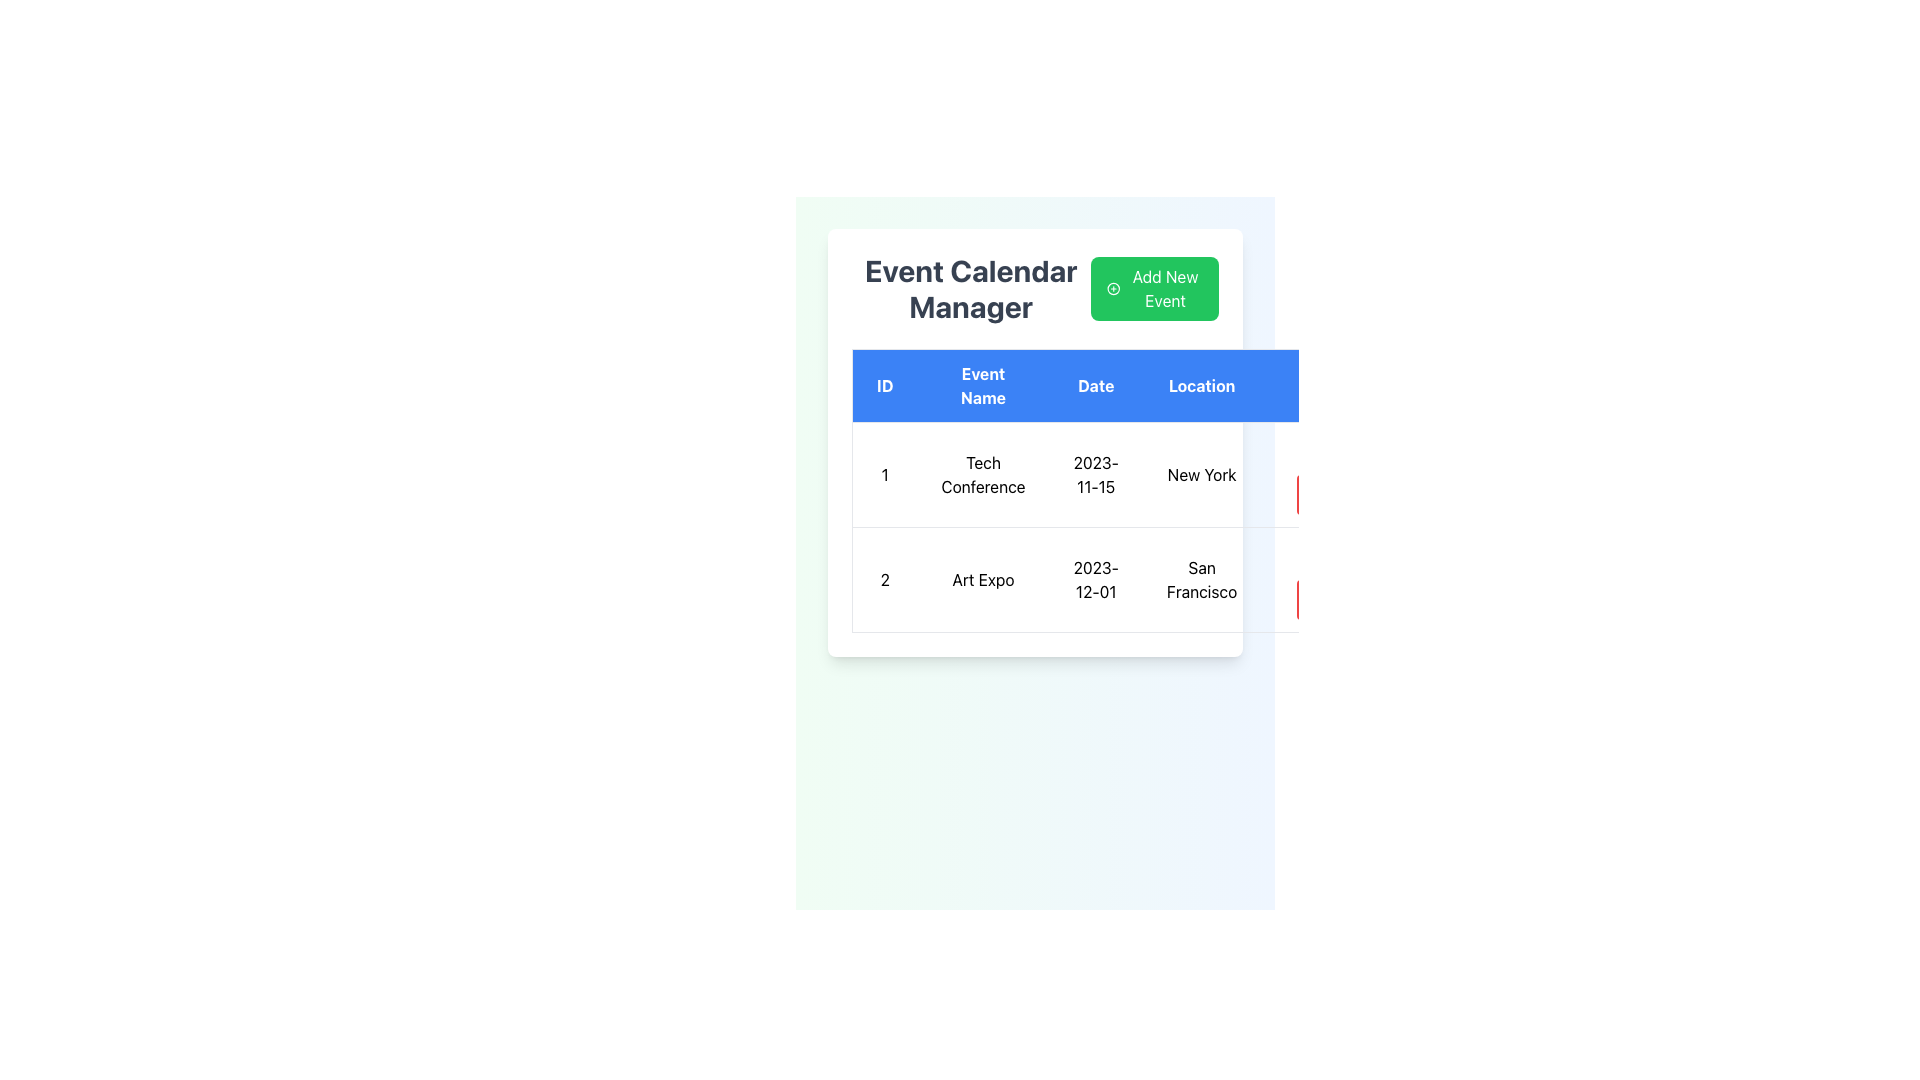 The image size is (1920, 1080). I want to click on the Text Label that reads 'Event Calendar Manager', styled in a large, bold font with dark gray text, which is positioned above the 'Add New Event' button, so click(971, 289).